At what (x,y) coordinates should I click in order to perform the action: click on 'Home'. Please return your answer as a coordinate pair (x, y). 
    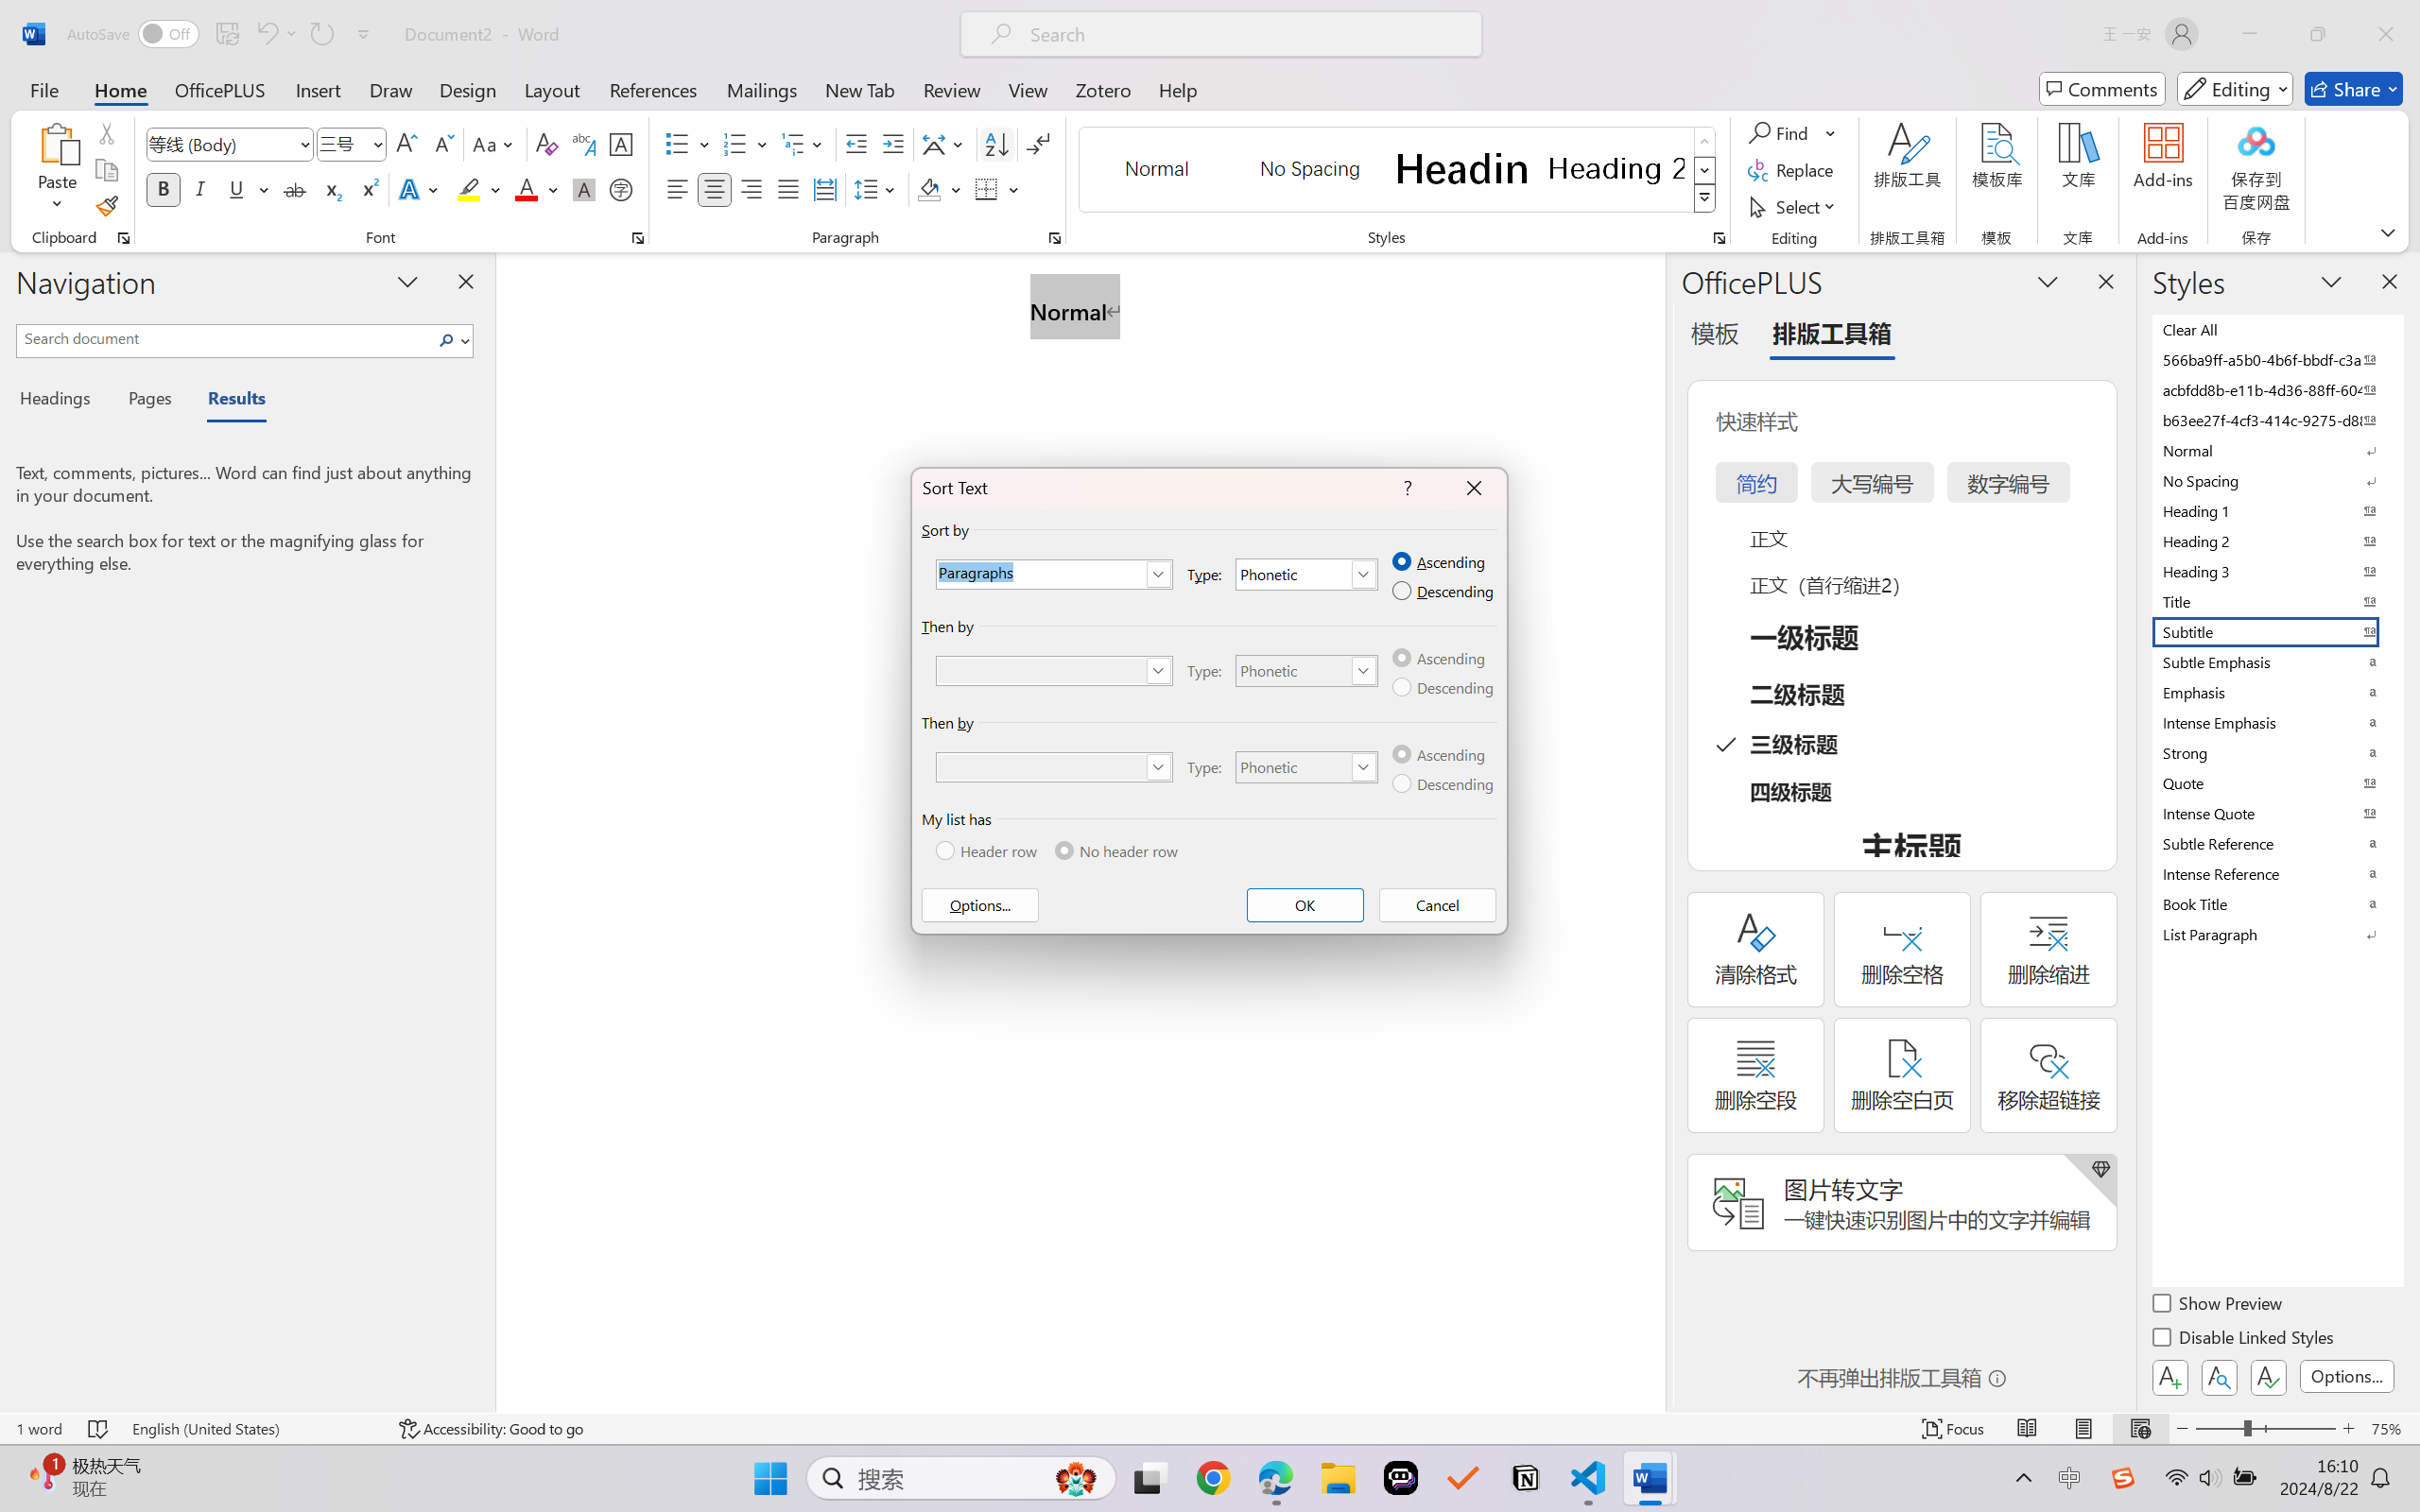
    Looking at the image, I should click on (121, 88).